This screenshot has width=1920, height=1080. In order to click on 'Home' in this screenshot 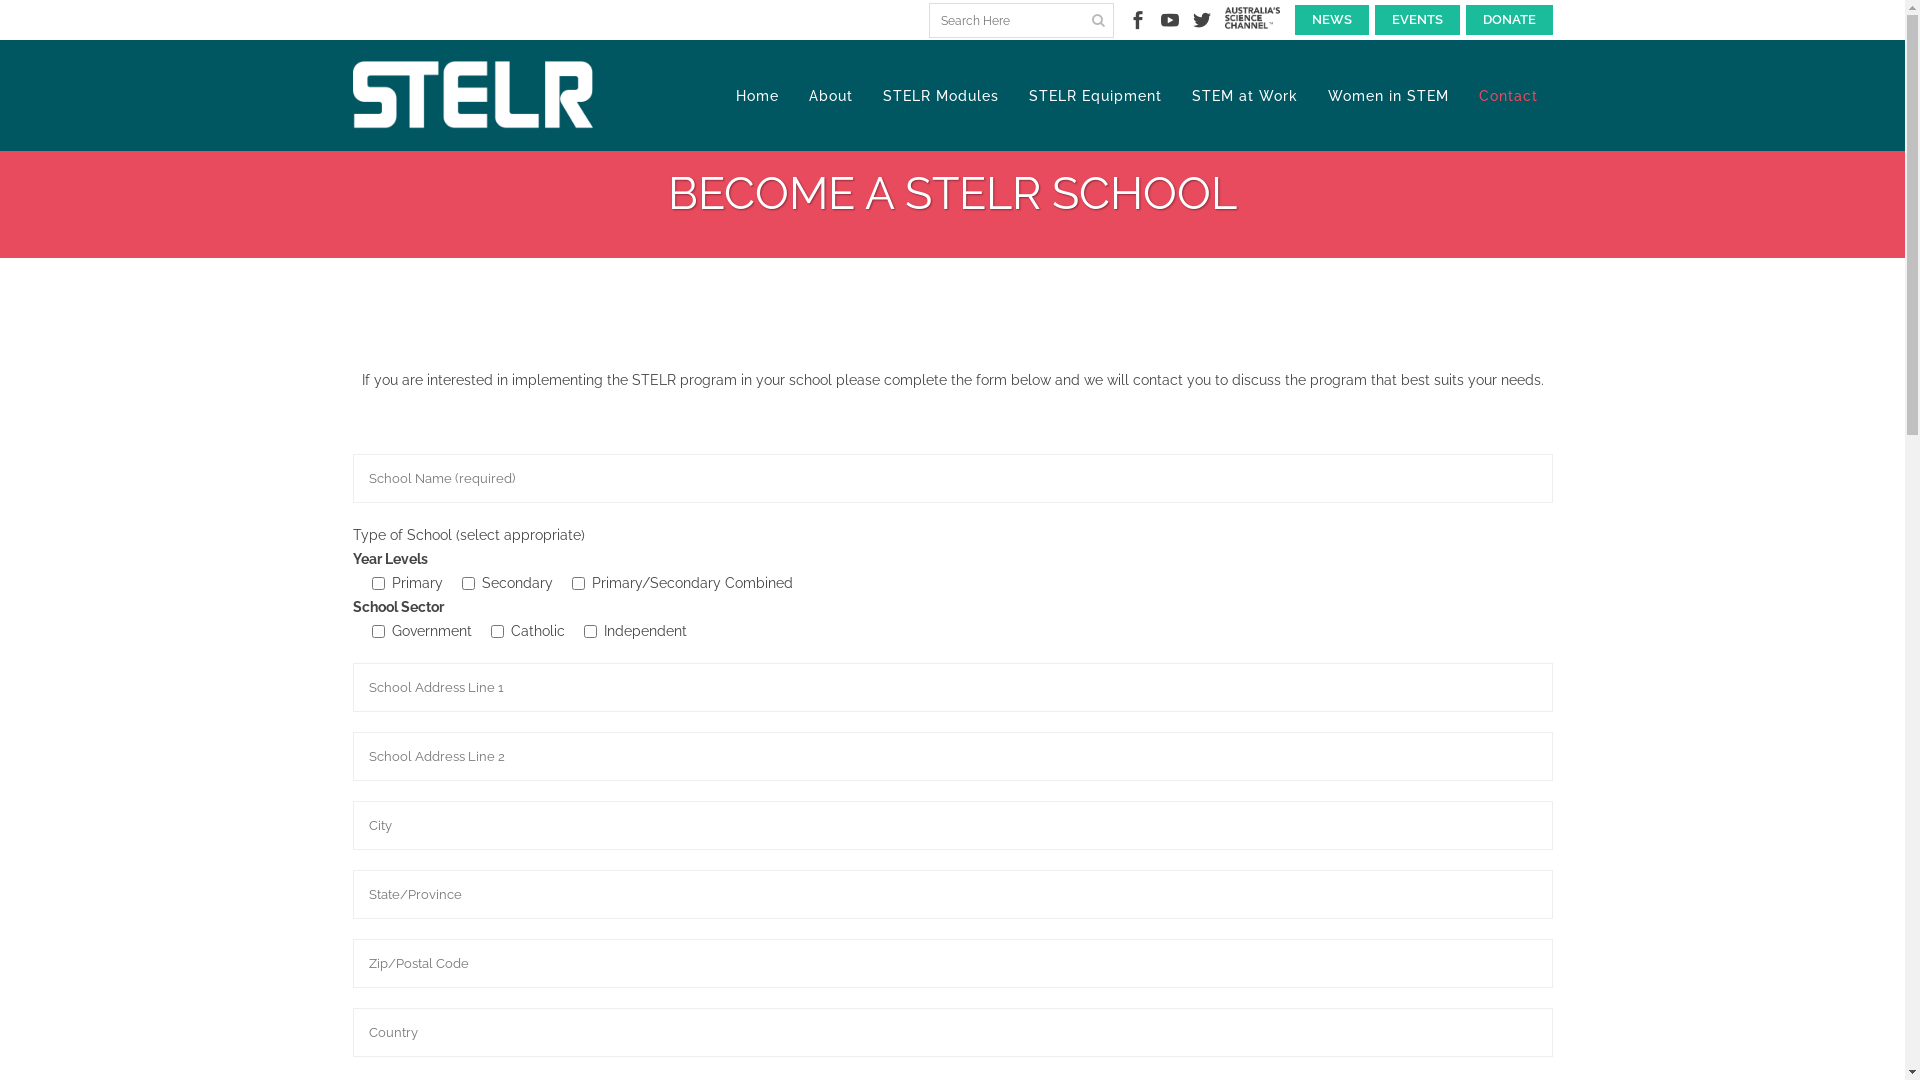, I will do `click(755, 96)`.